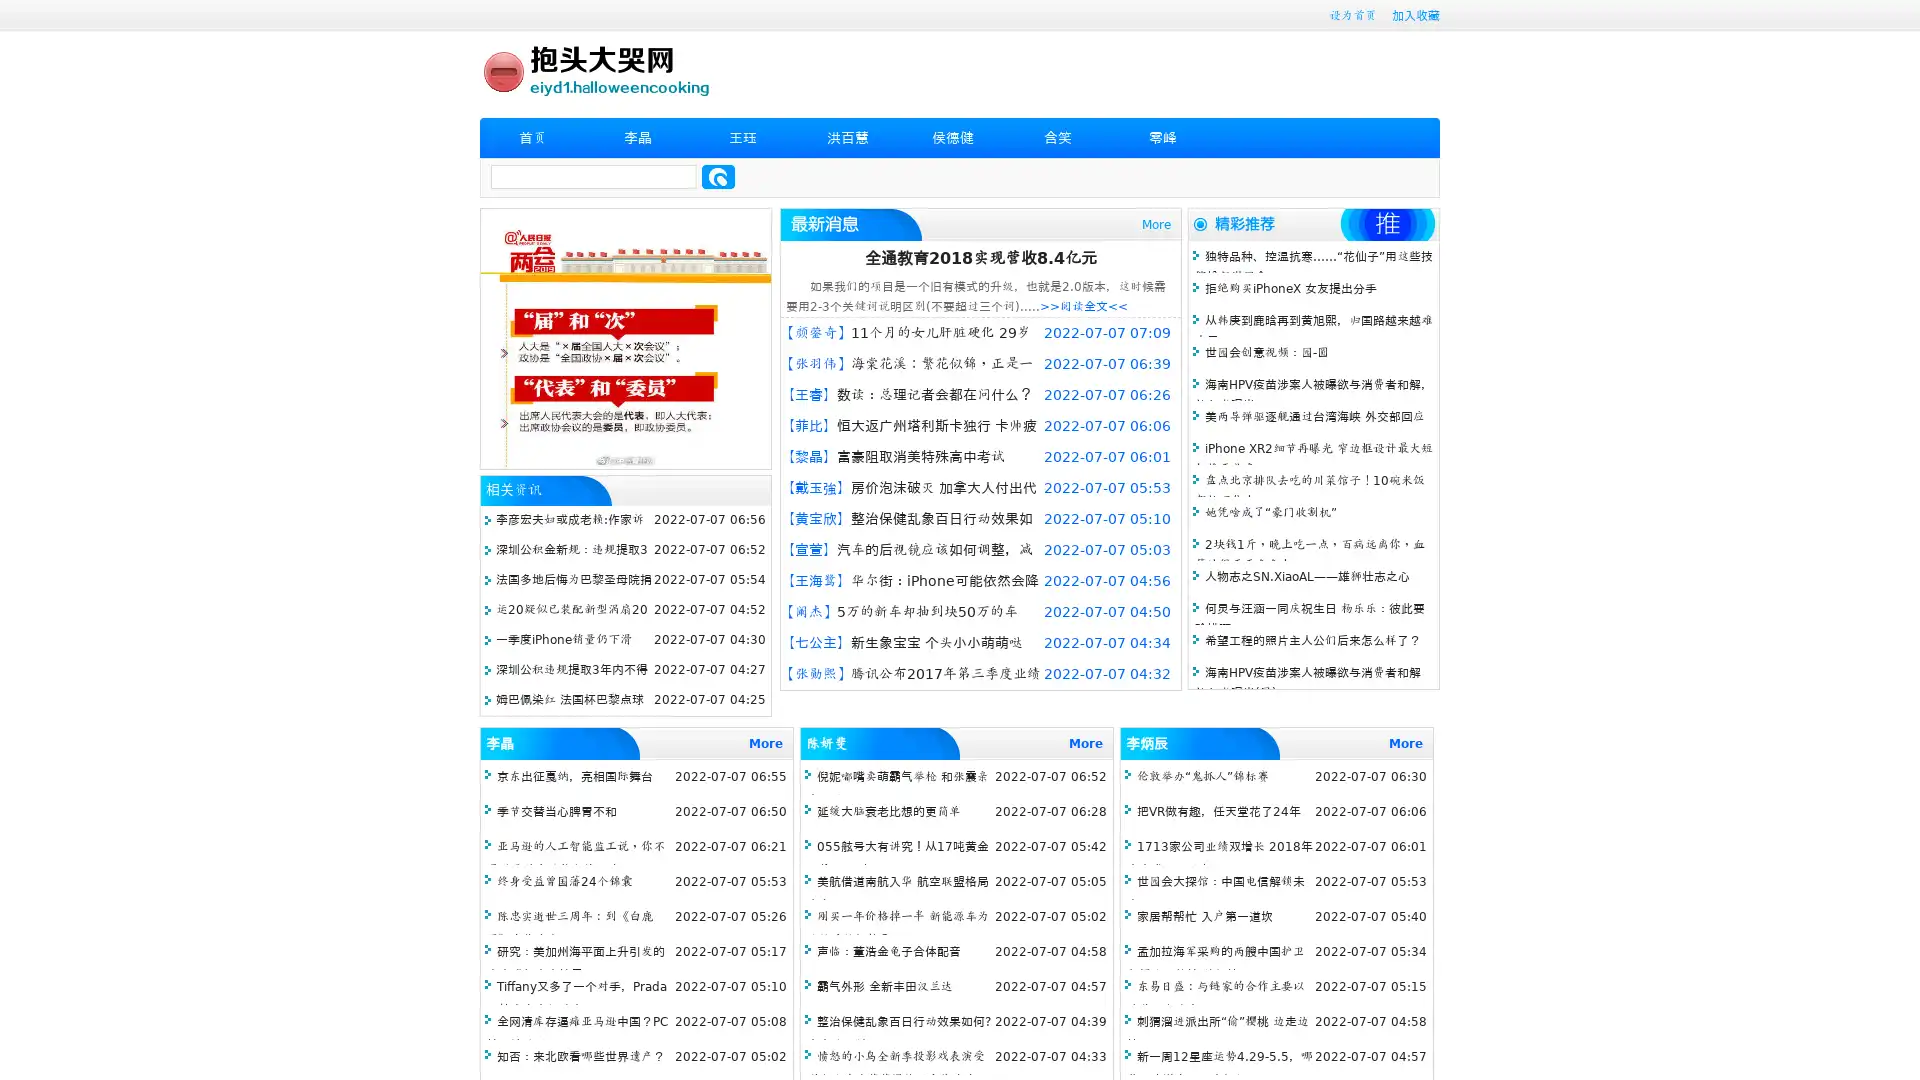  Describe the element at coordinates (718, 176) in the screenshot. I see `Search` at that location.